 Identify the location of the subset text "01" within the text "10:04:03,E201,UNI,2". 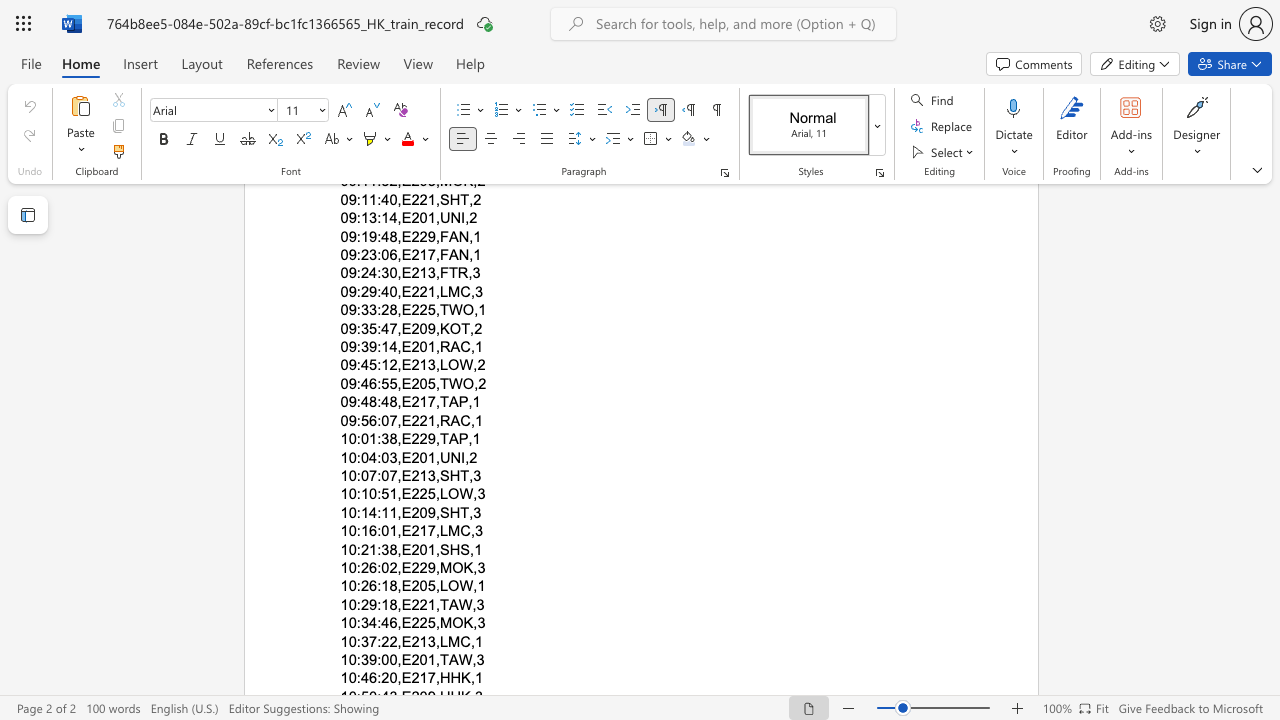
(418, 457).